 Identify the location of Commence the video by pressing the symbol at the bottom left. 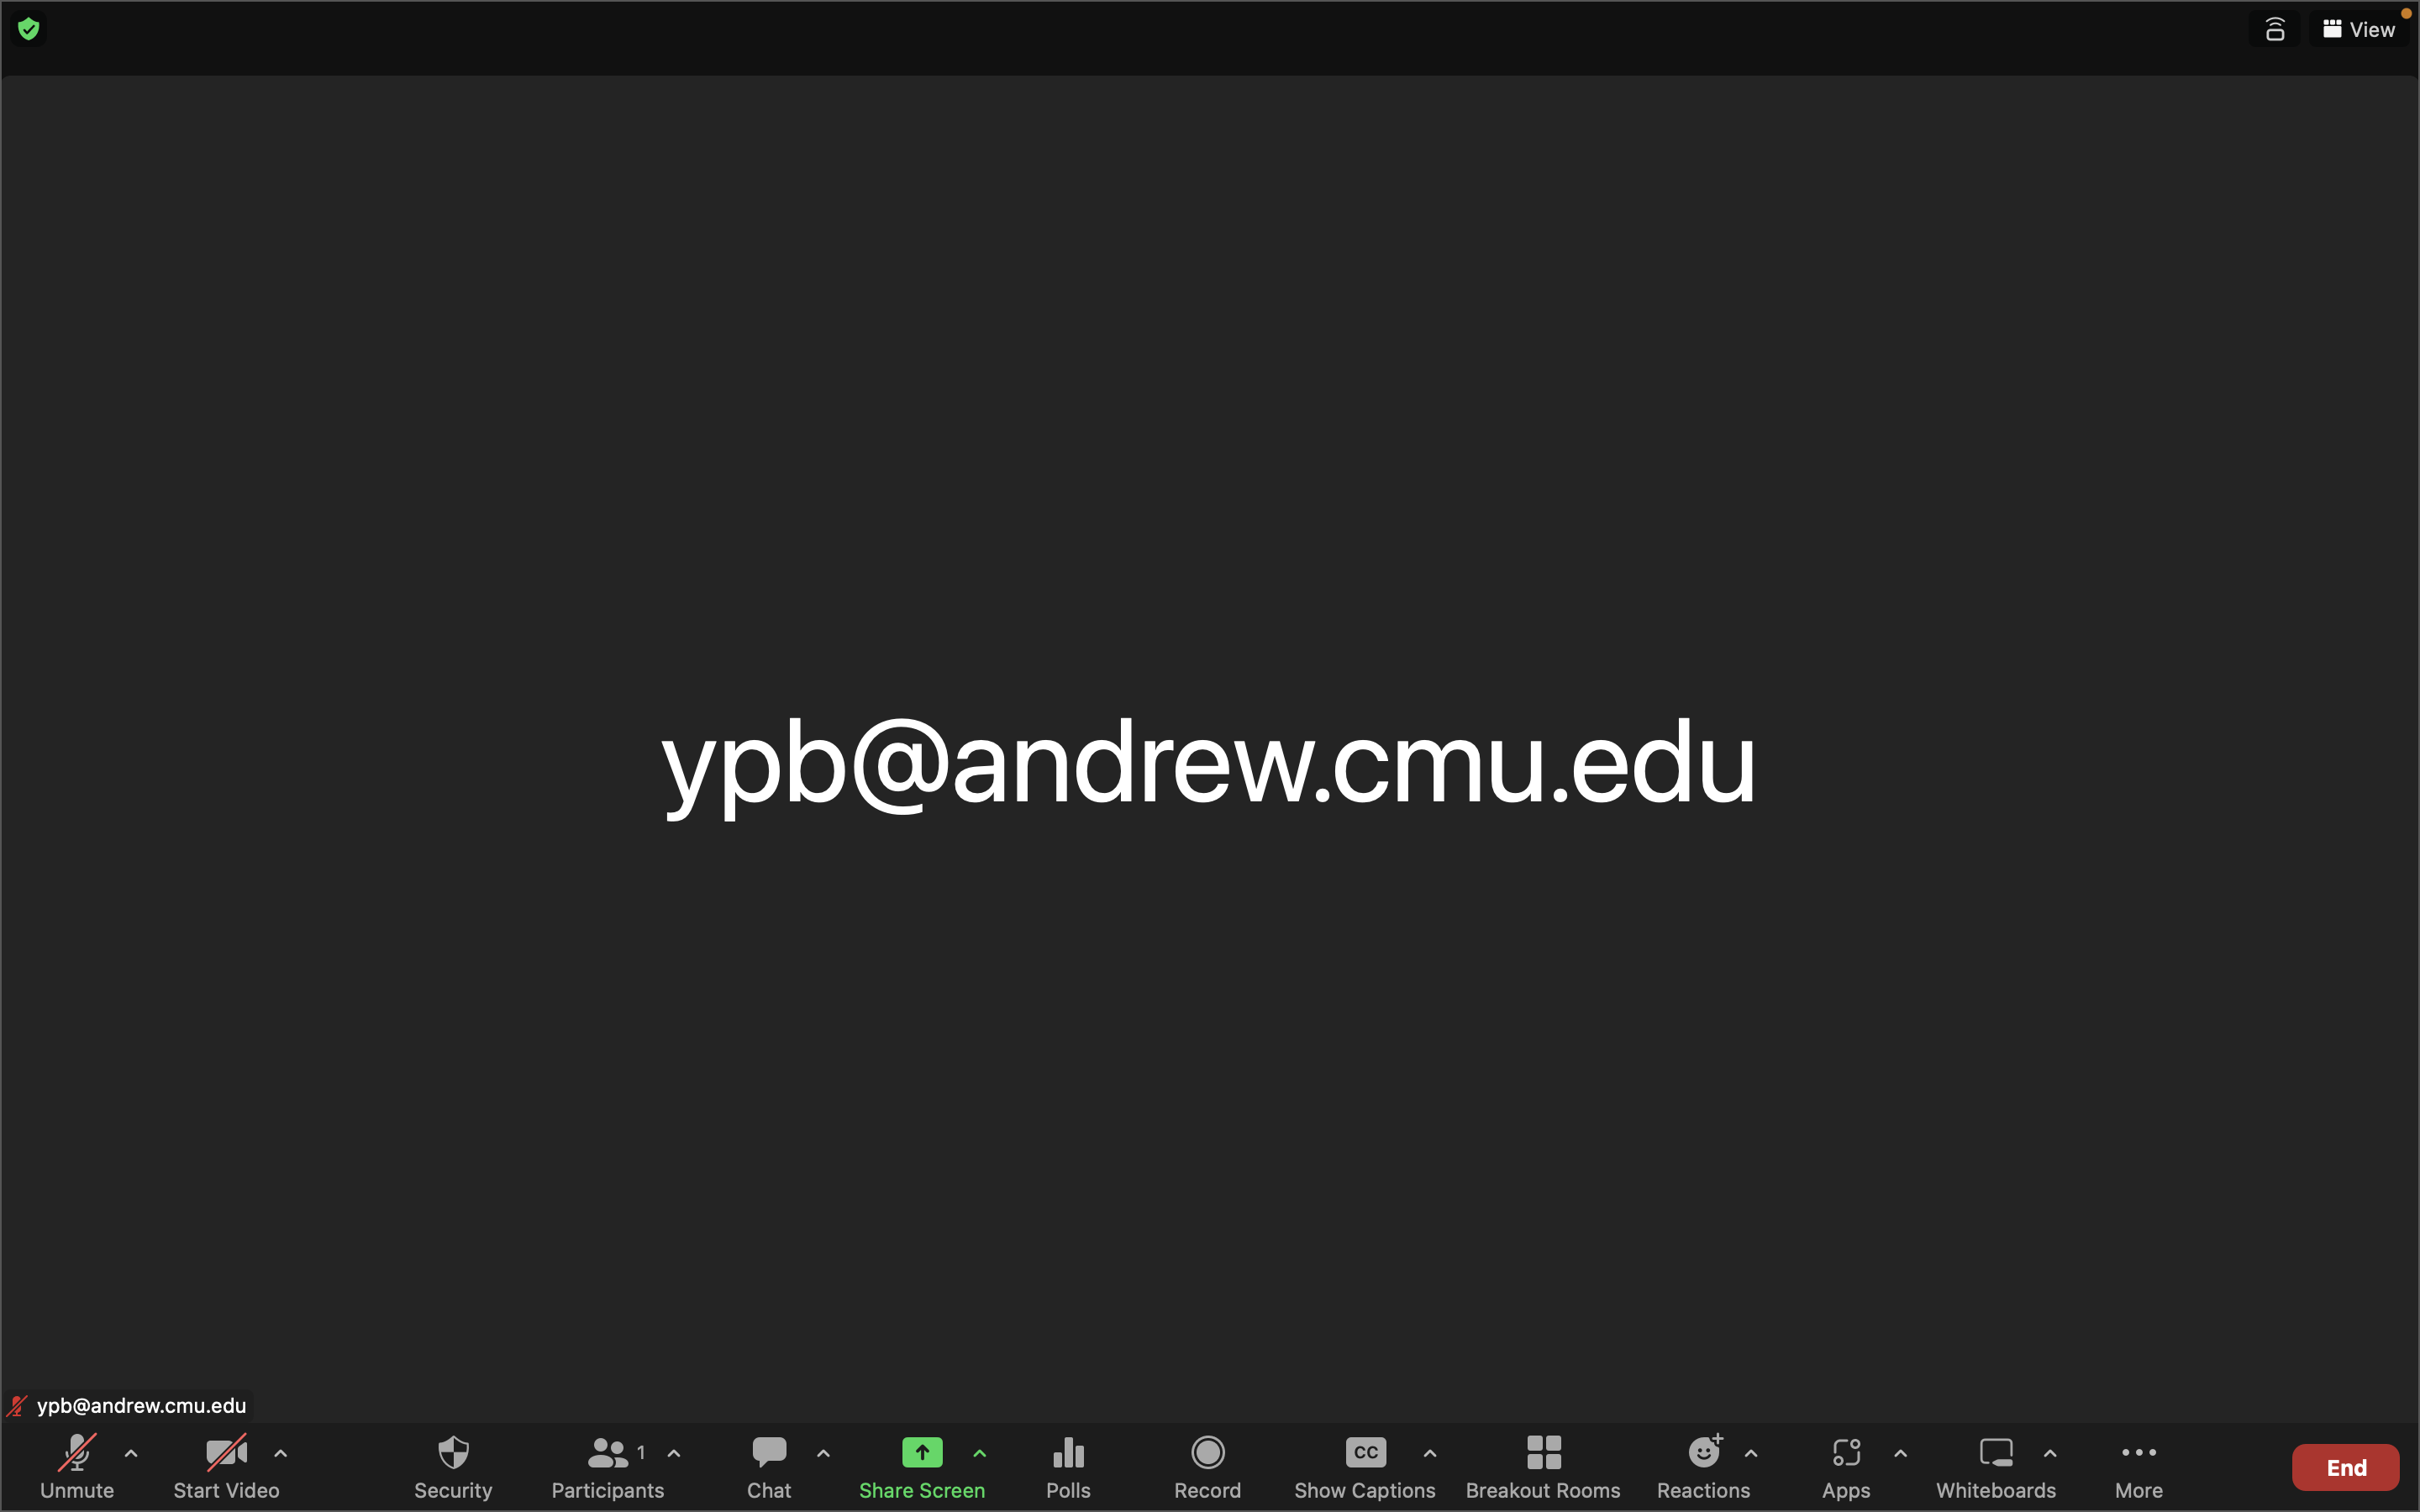
(224, 1467).